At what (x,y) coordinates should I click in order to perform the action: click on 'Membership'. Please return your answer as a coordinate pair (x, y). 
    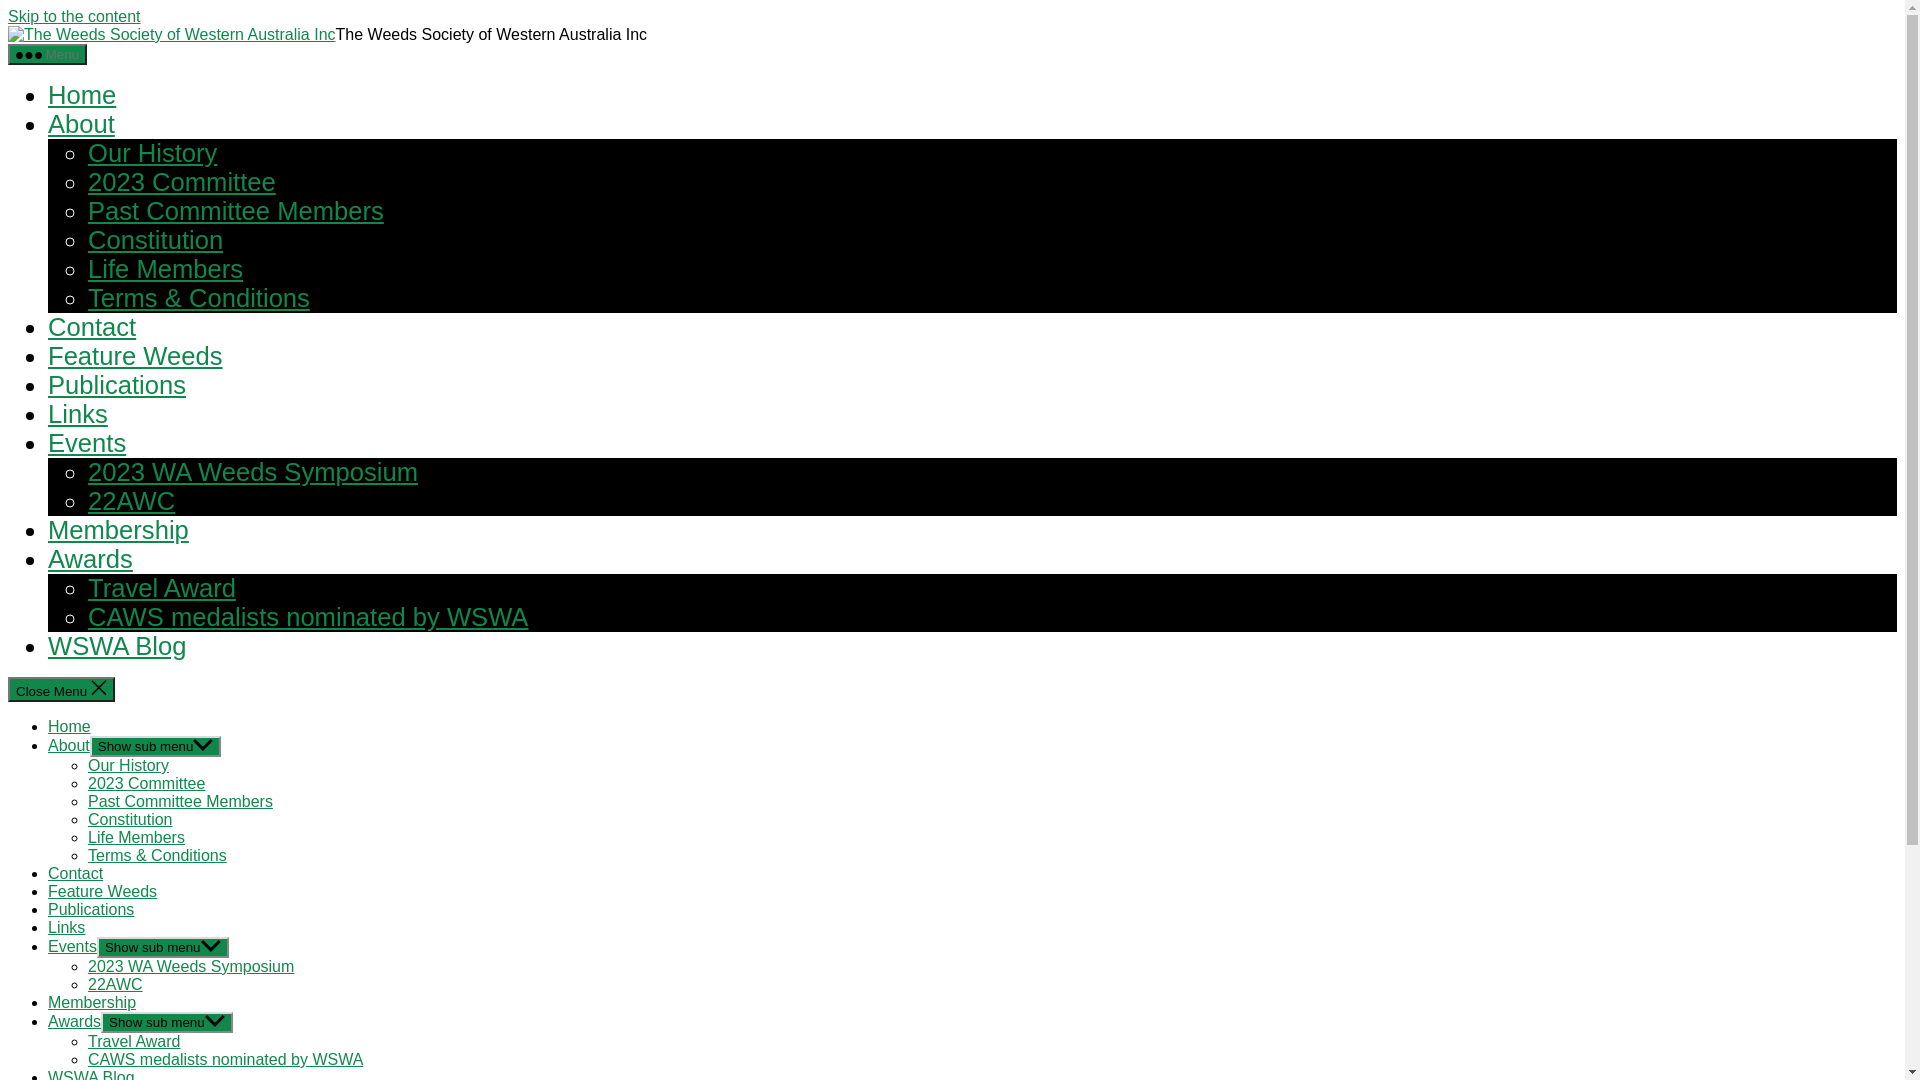
    Looking at the image, I should click on (117, 528).